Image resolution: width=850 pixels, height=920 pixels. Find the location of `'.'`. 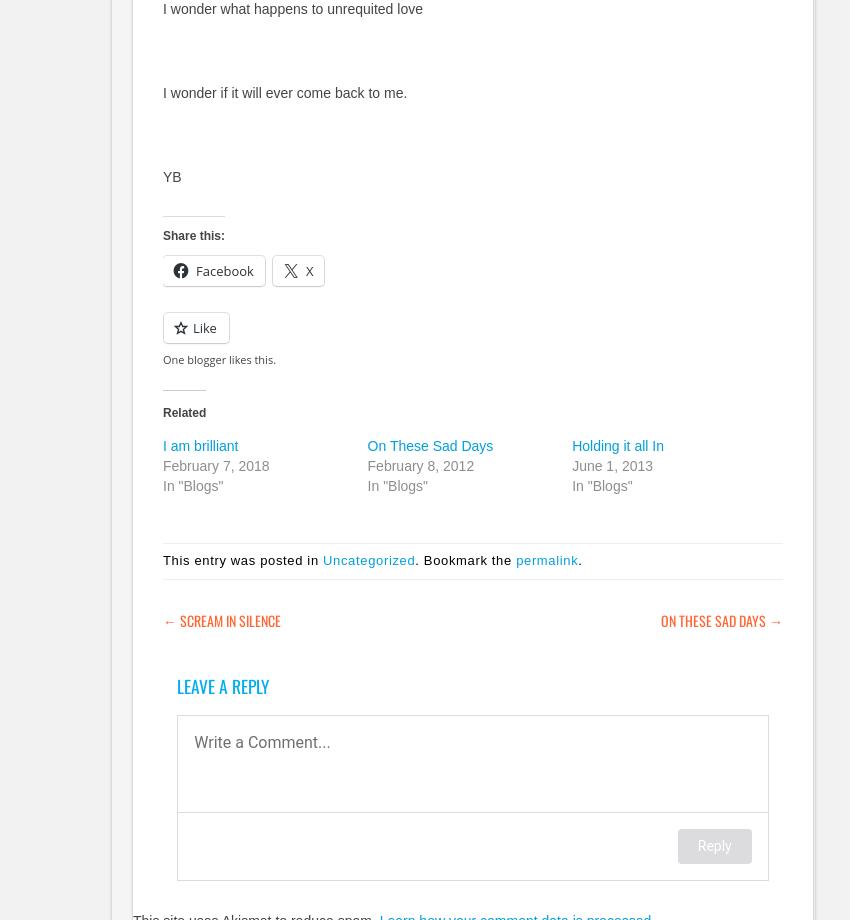

'.' is located at coordinates (580, 560).